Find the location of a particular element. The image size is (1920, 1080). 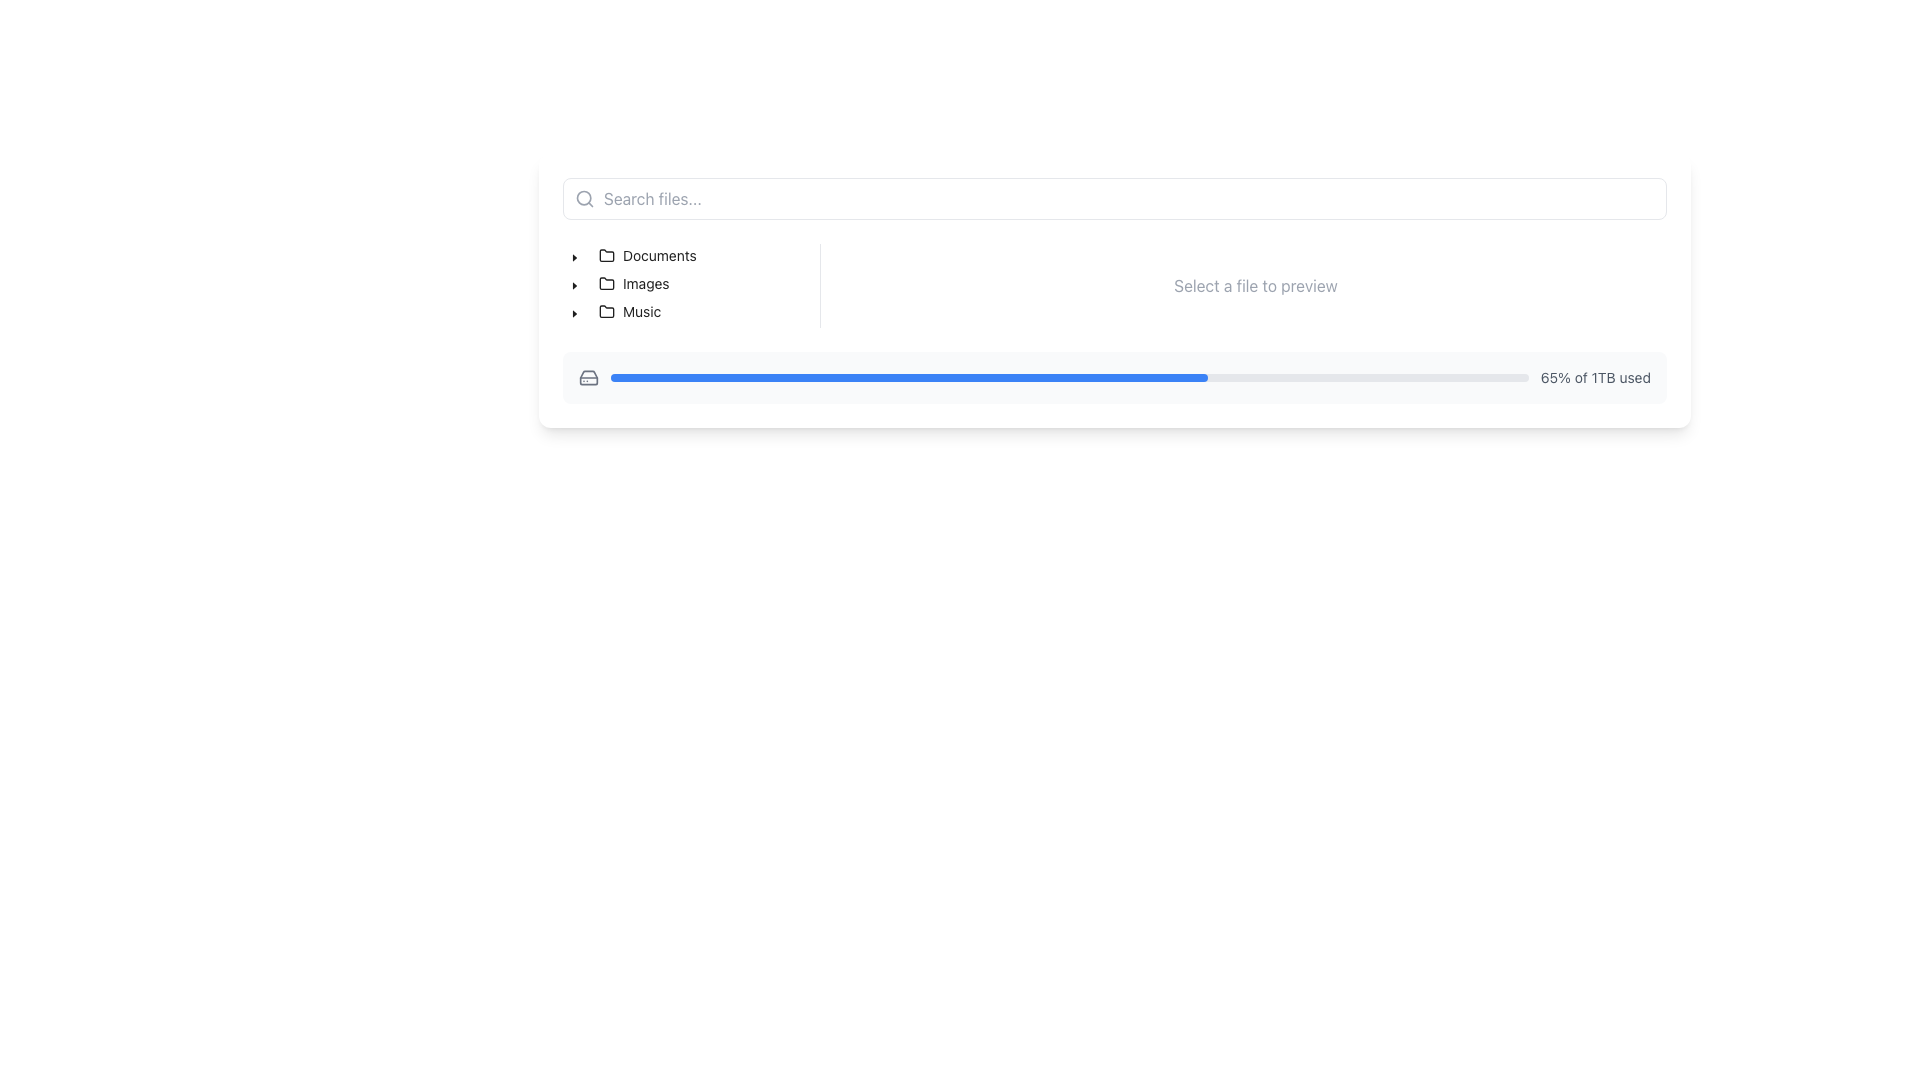

the Caret icon next to the 'Images' label in the tree list is located at coordinates (574, 285).